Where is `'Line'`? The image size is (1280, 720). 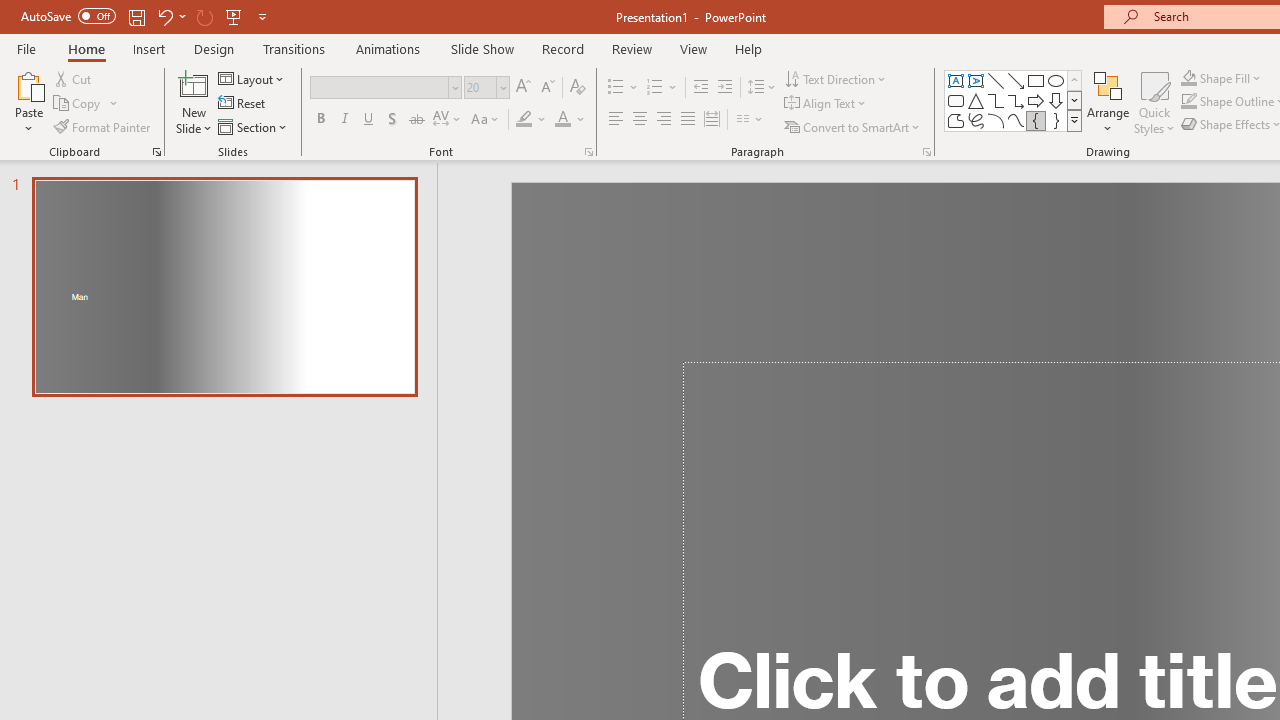
'Line' is located at coordinates (995, 80).